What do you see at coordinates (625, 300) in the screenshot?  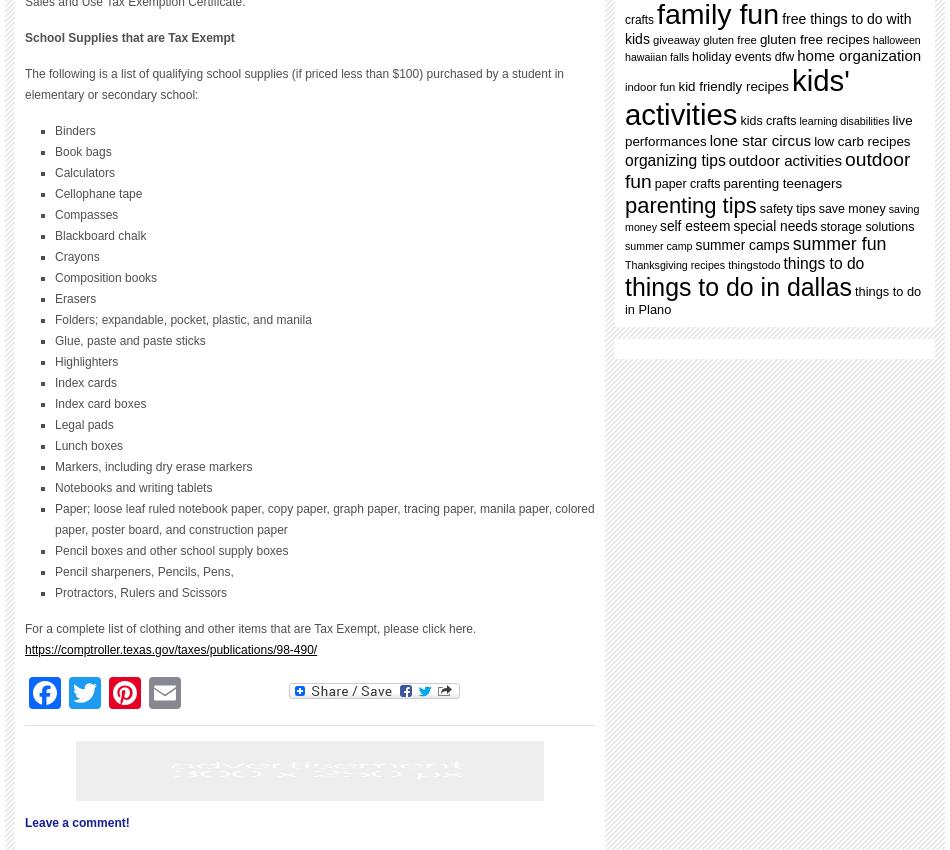 I see `'things to do in Plano'` at bounding box center [625, 300].